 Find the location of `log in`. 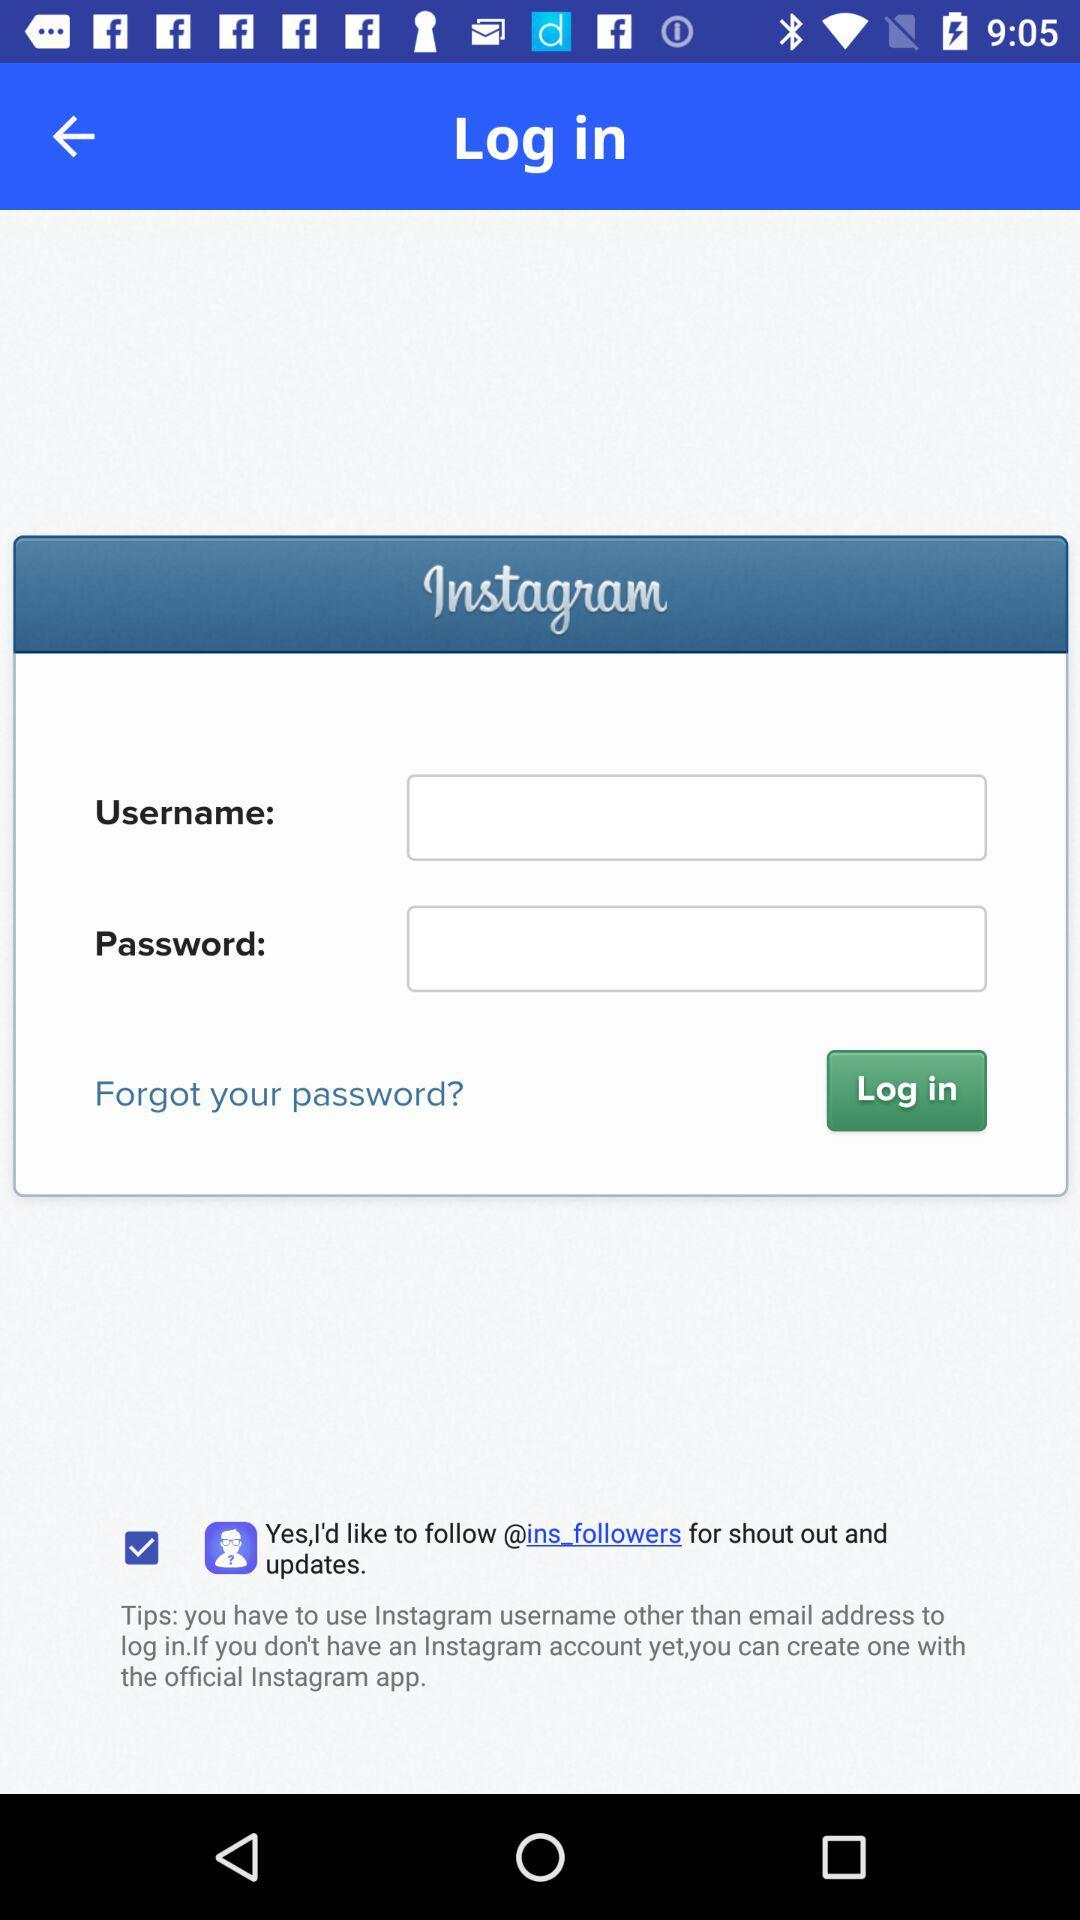

log in is located at coordinates (540, 1002).